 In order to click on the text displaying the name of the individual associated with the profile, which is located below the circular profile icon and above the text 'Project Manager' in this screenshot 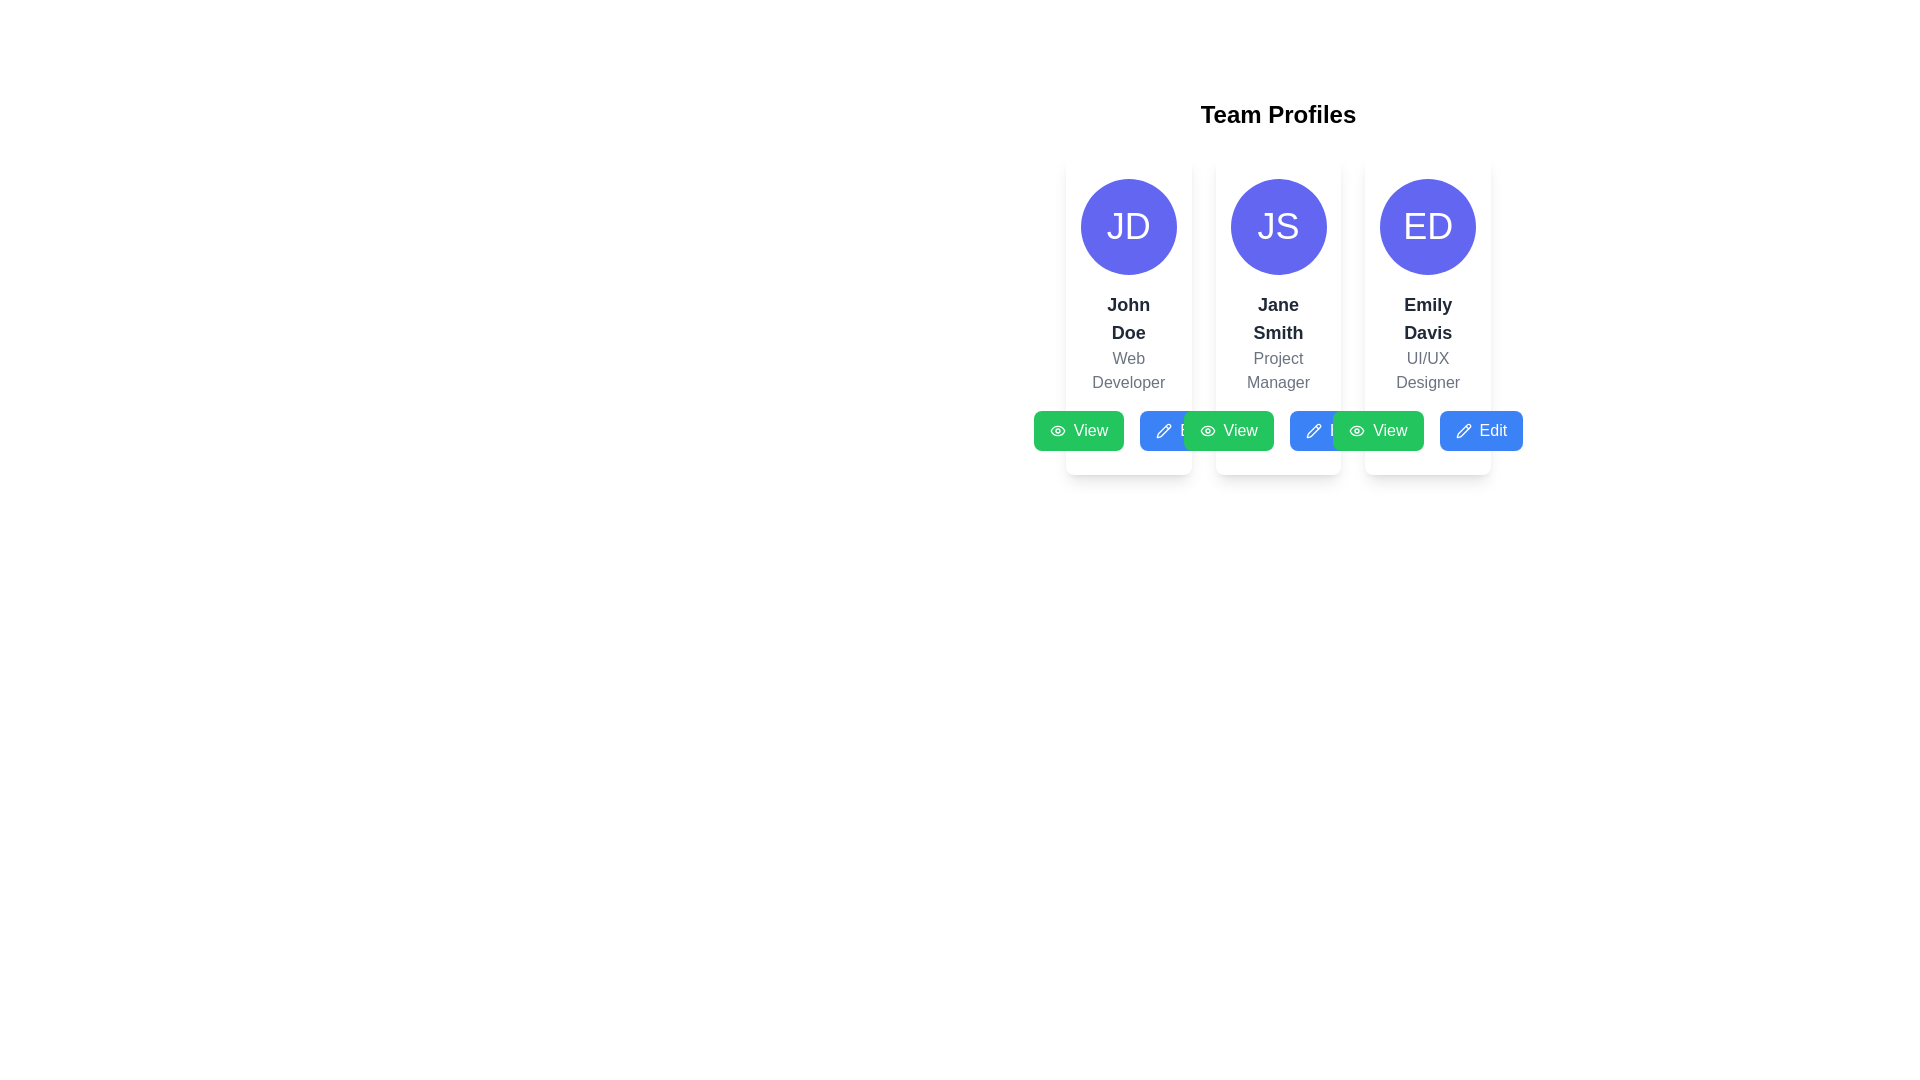, I will do `click(1277, 318)`.